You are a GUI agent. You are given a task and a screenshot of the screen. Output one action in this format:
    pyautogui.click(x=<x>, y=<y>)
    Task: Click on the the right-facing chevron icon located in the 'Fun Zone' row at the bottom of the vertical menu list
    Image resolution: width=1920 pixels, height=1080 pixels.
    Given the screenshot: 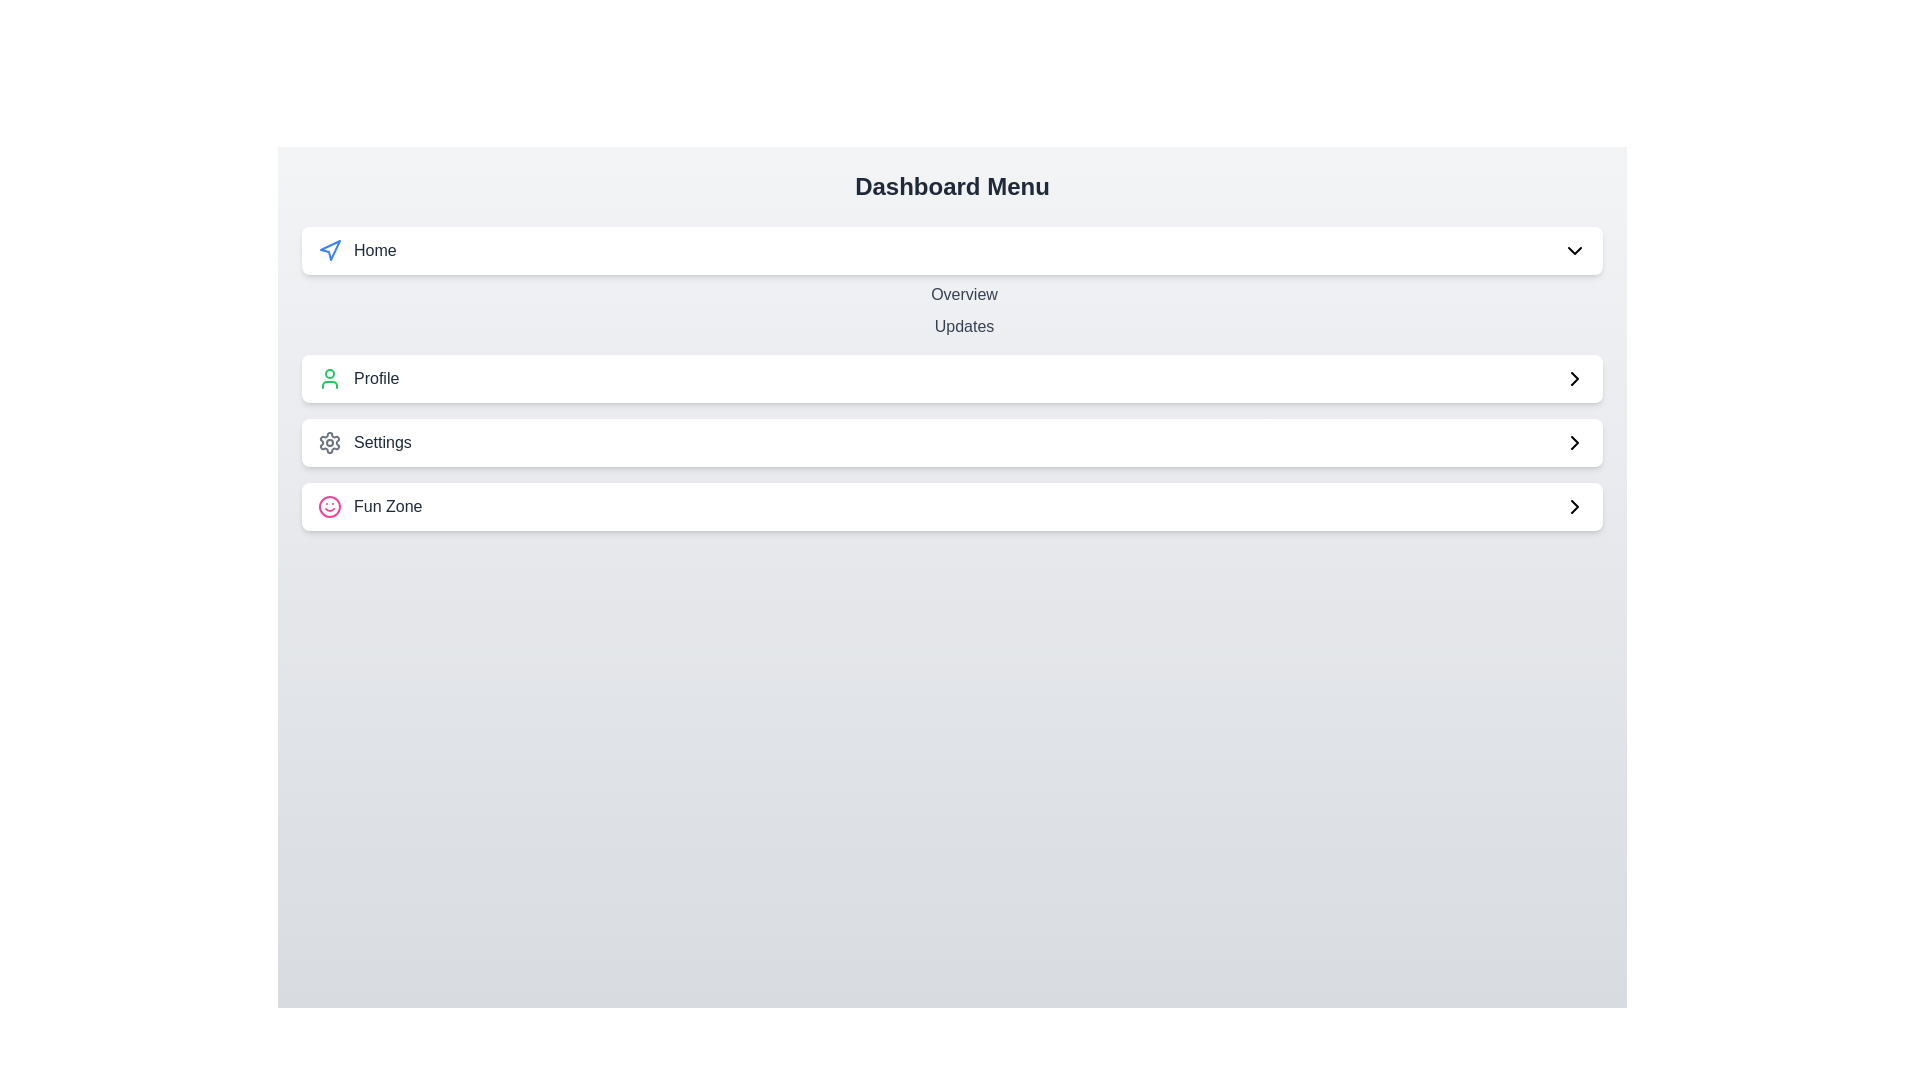 What is the action you would take?
    pyautogui.click(x=1573, y=505)
    